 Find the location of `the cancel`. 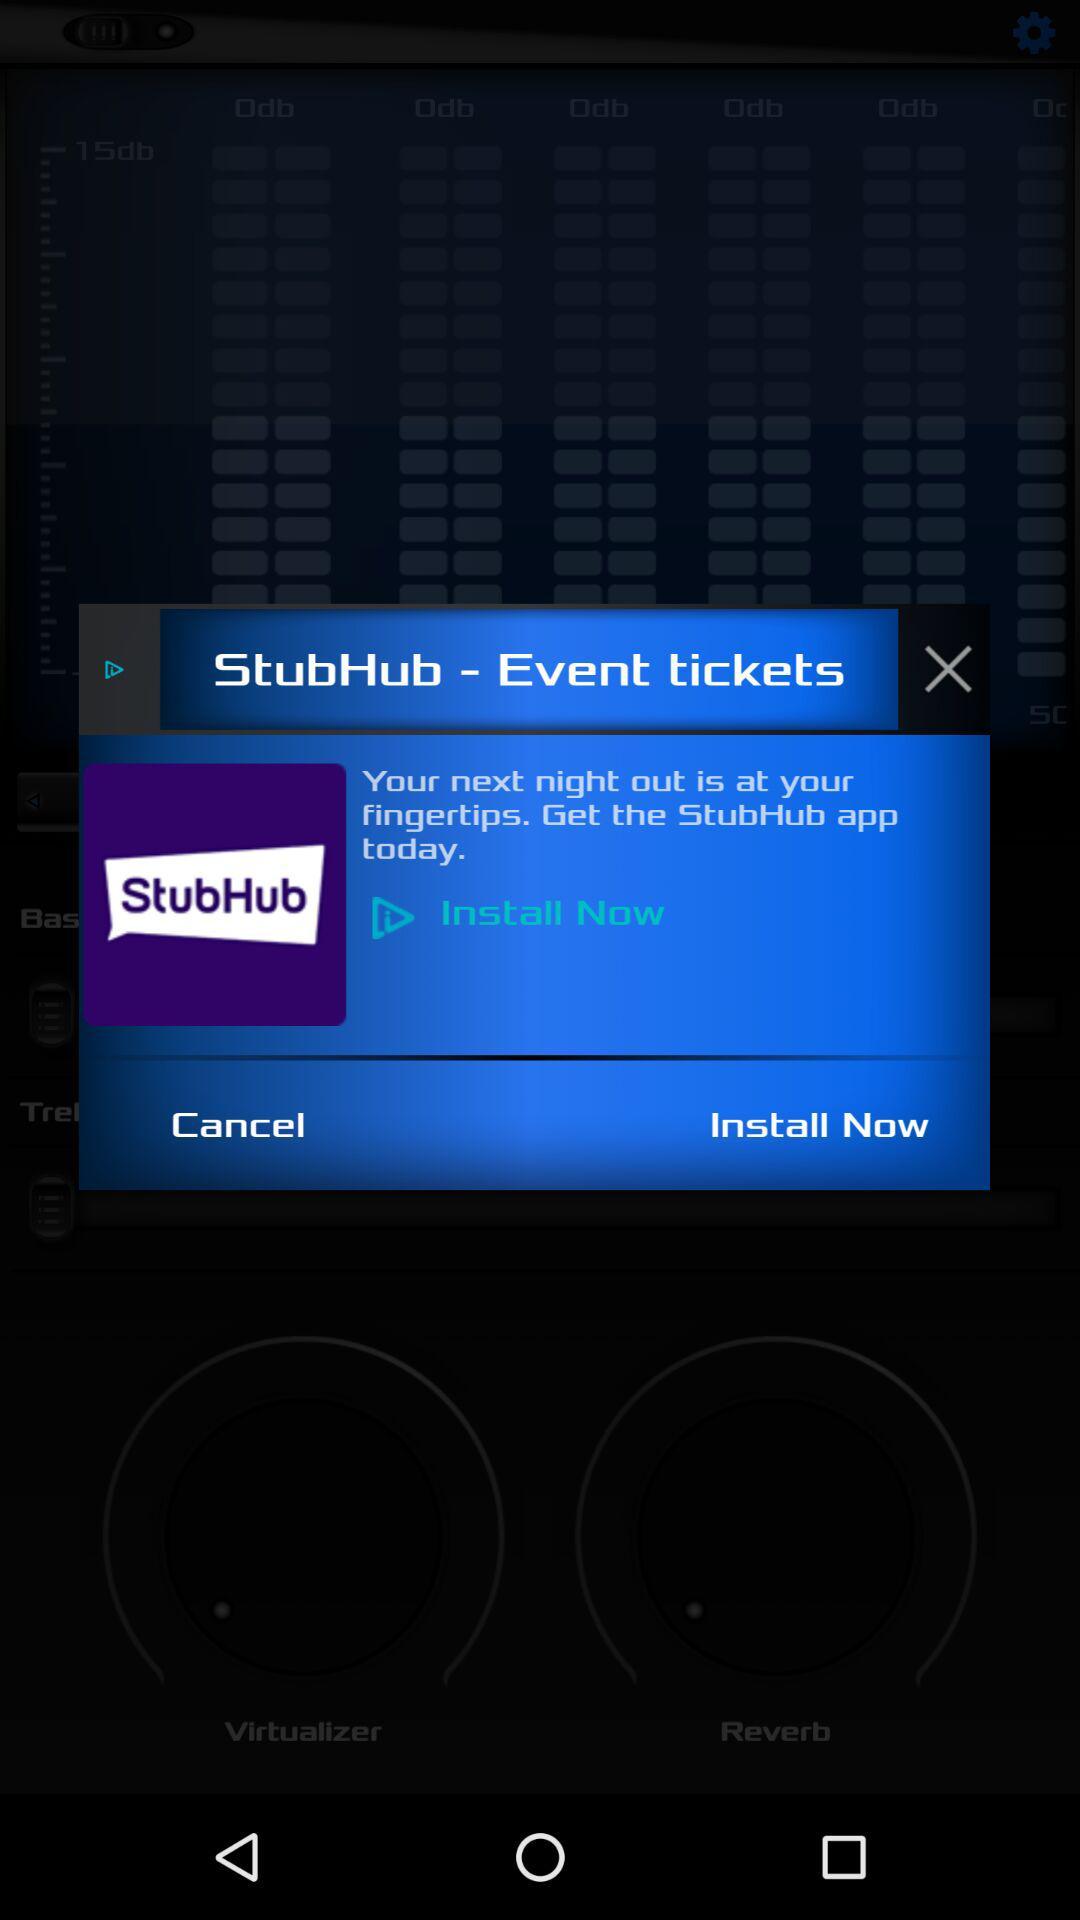

the cancel is located at coordinates (248, 1125).